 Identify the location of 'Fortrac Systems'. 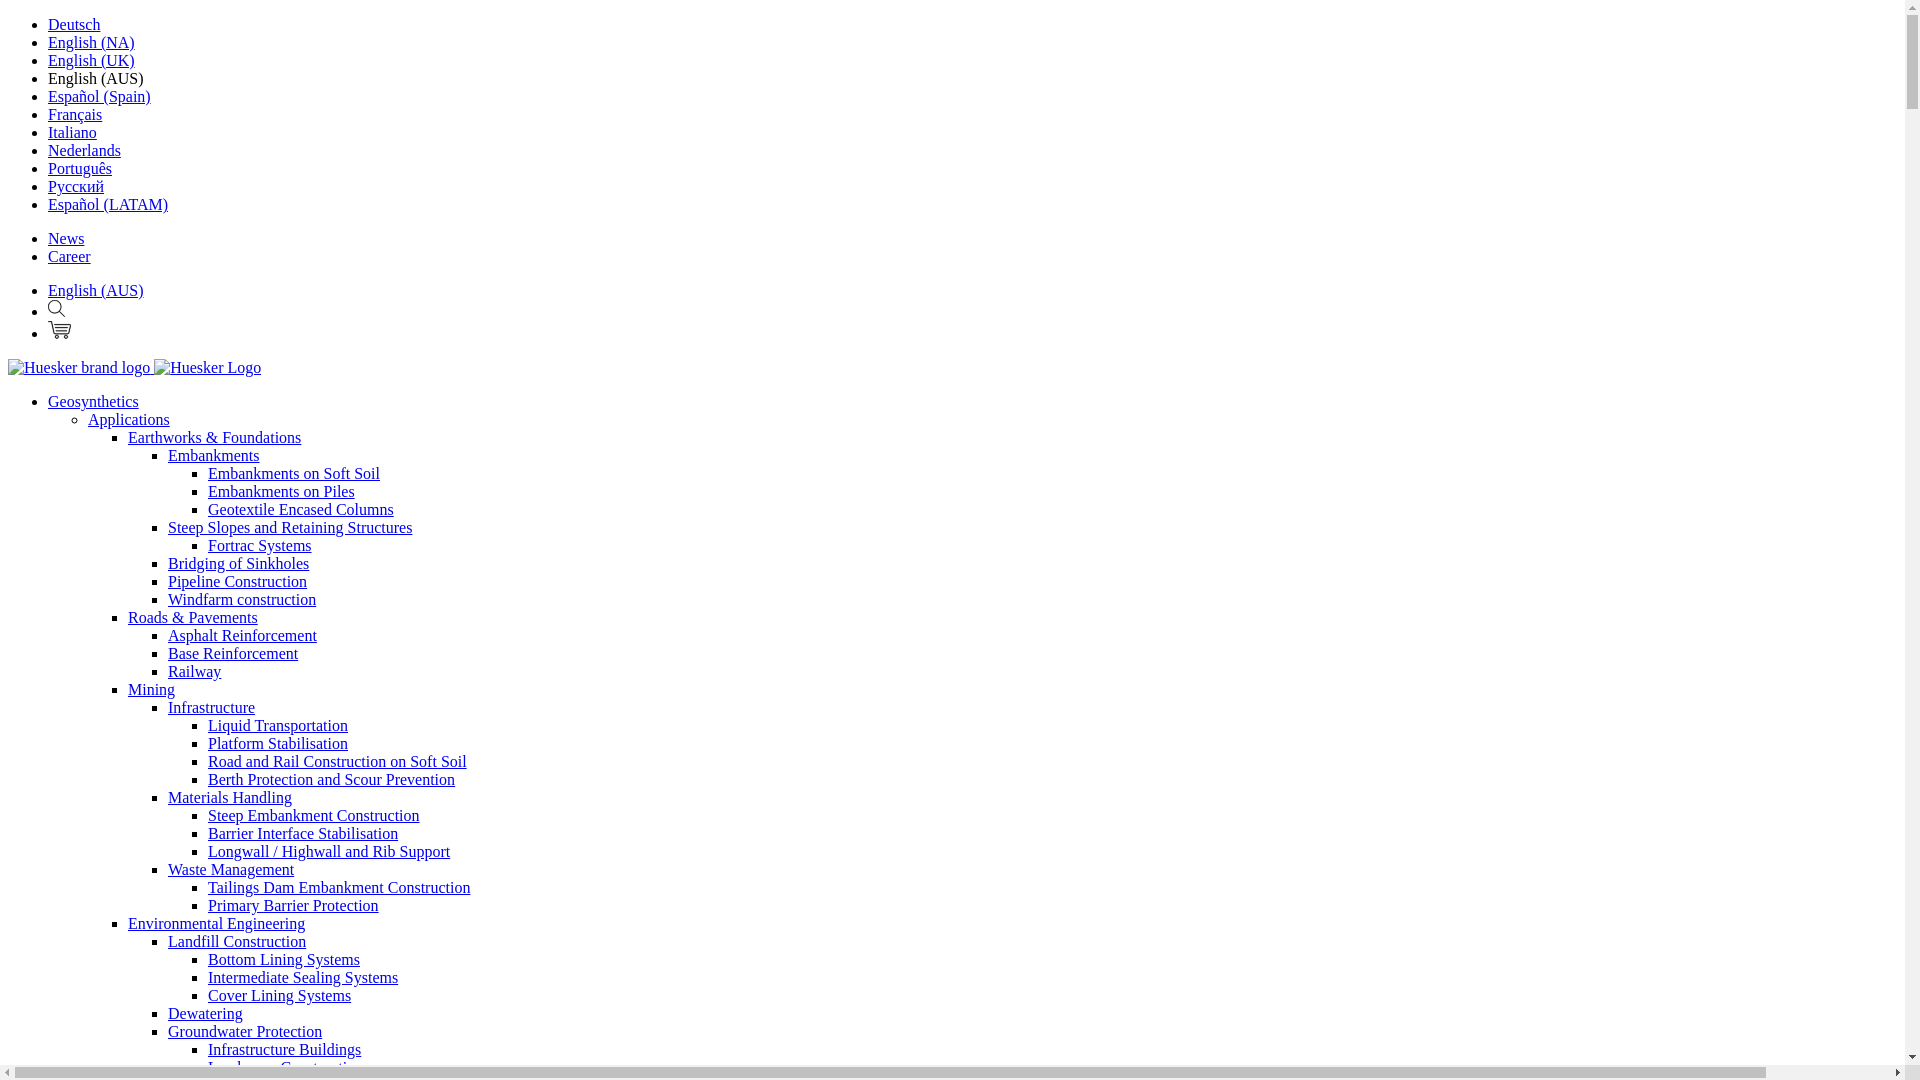
(258, 545).